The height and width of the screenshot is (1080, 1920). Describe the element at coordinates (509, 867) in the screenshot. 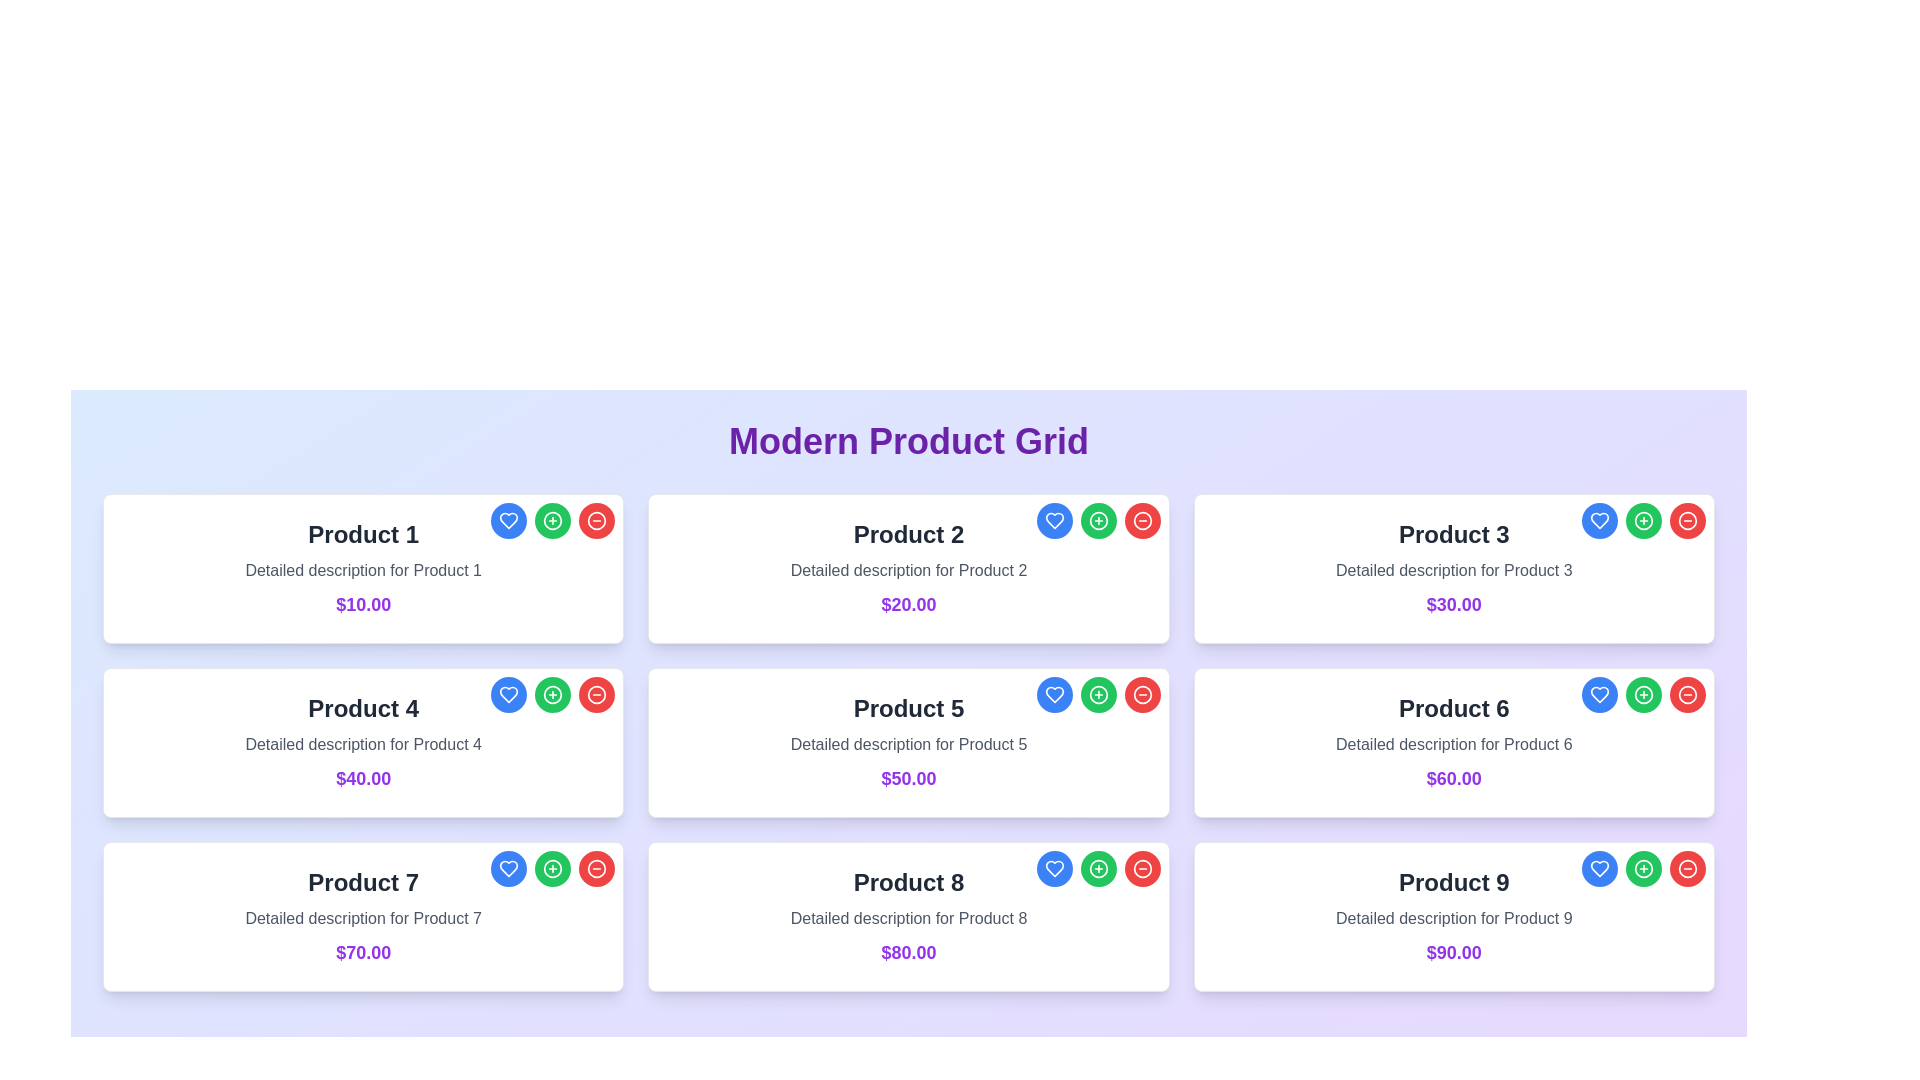

I see `the heart icon in the top-left corner of the button group associated with 'Product 7'` at that location.